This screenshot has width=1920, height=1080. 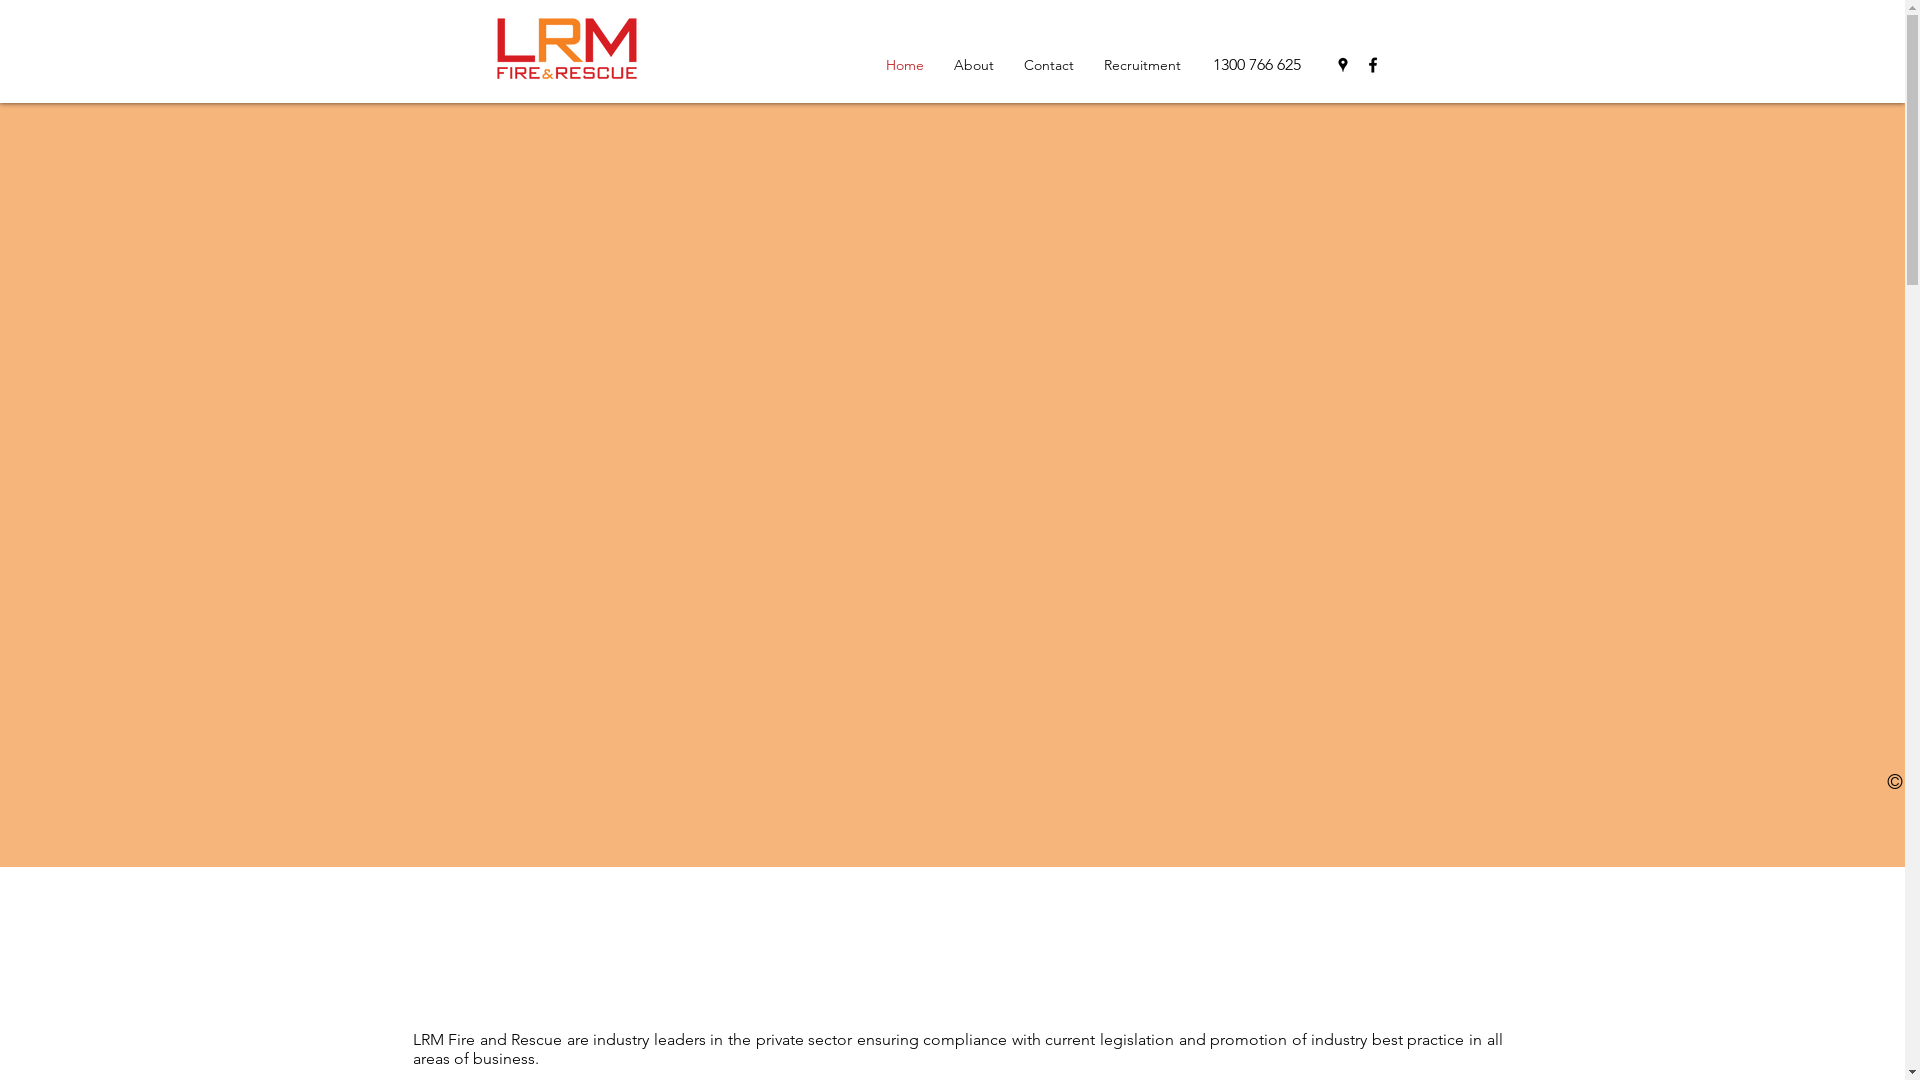 I want to click on 'Home', so click(x=902, y=64).